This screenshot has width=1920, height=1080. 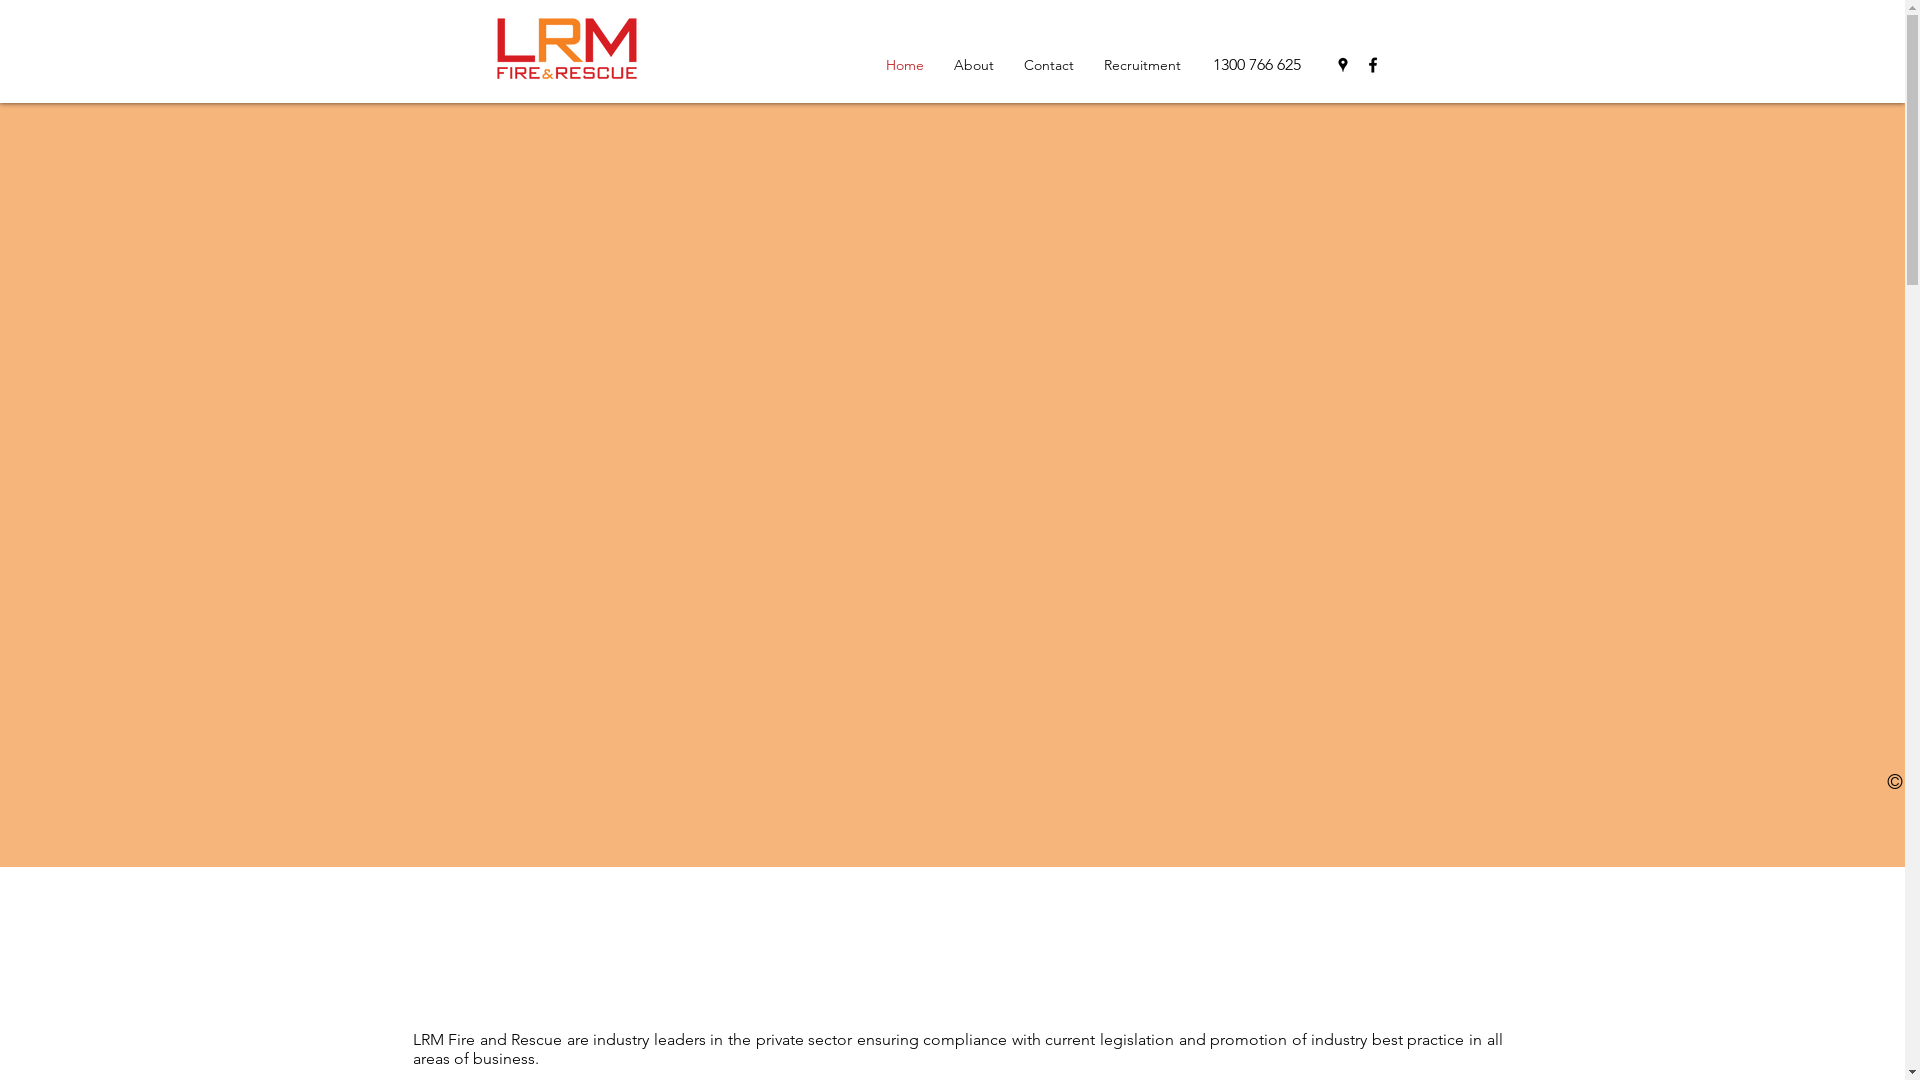 I want to click on 'Home', so click(x=902, y=64).